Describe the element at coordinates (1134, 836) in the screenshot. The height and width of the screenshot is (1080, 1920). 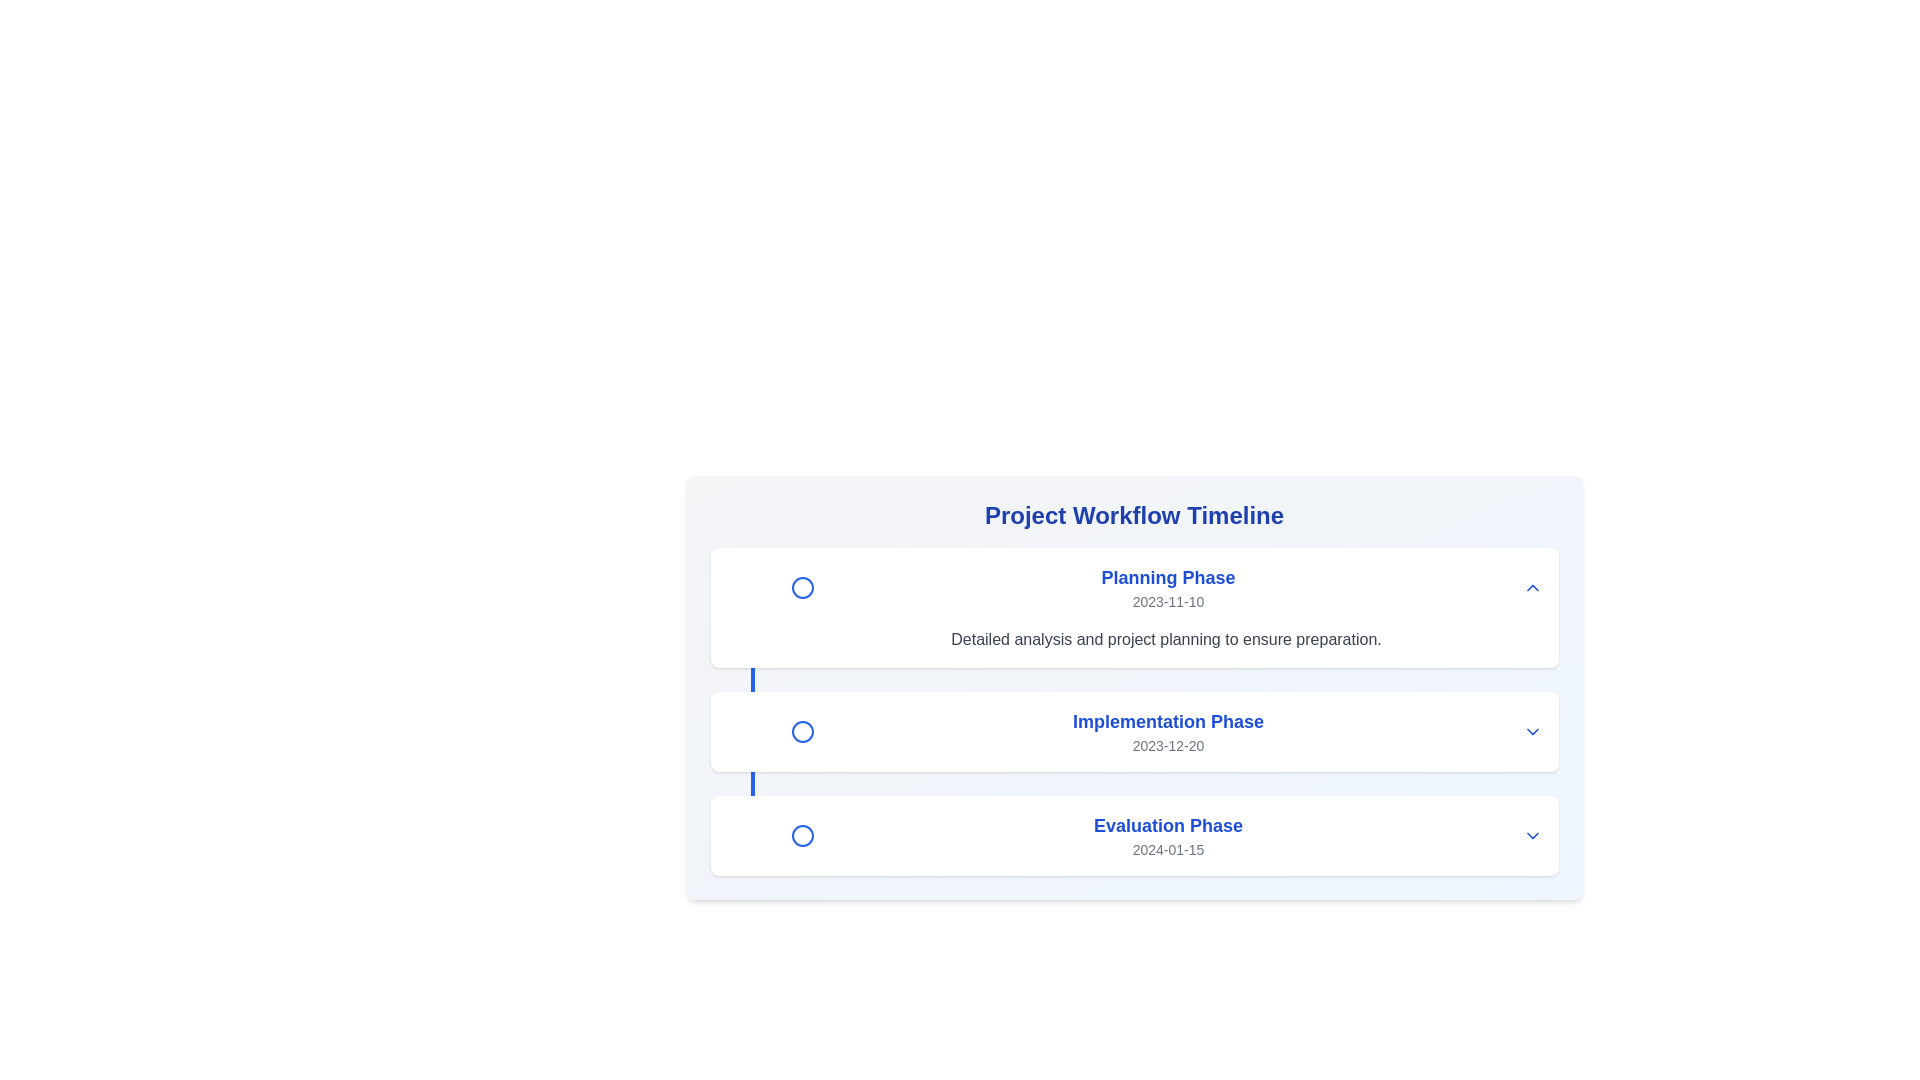
I see `the adjacent icon of the 'Evaluation Phase' timeline segment to expand more information` at that location.